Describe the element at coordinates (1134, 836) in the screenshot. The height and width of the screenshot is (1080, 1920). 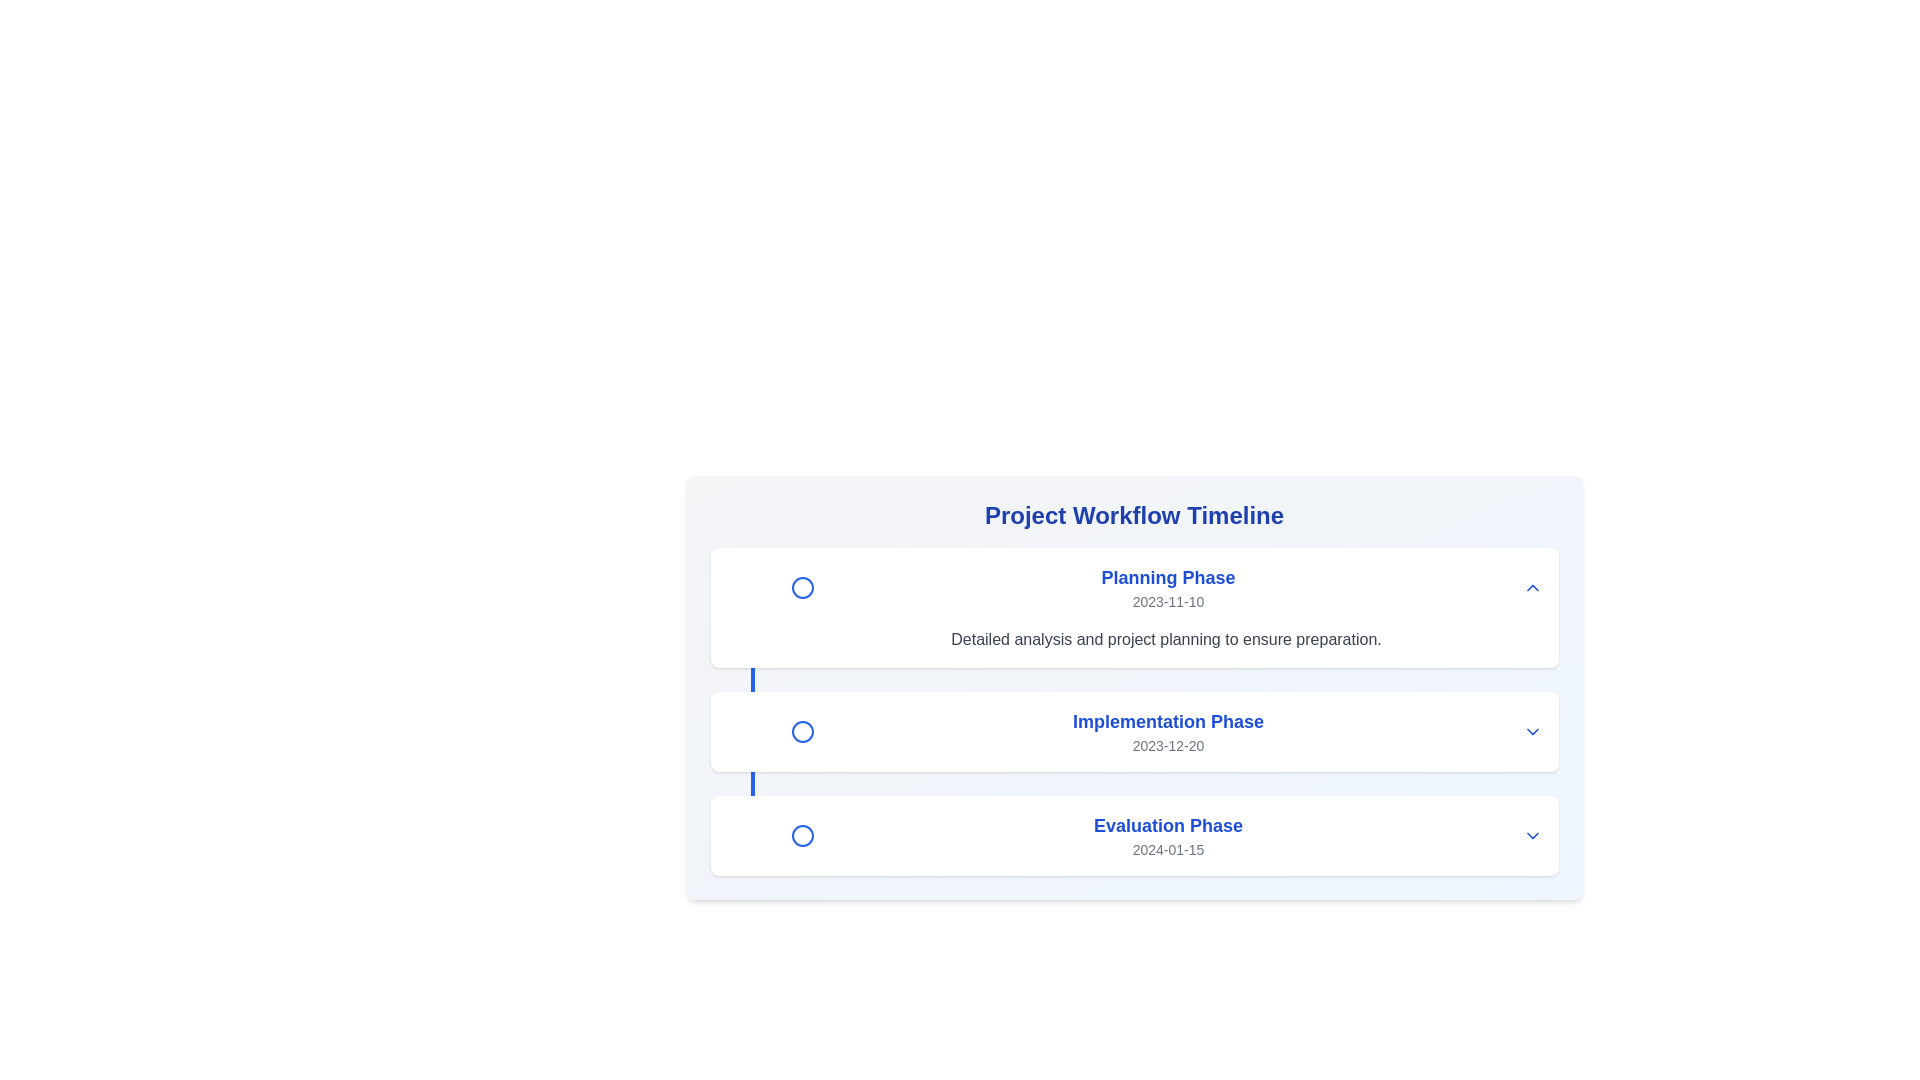
I see `the adjacent icon of the 'Evaluation Phase' timeline segment to expand more information` at that location.